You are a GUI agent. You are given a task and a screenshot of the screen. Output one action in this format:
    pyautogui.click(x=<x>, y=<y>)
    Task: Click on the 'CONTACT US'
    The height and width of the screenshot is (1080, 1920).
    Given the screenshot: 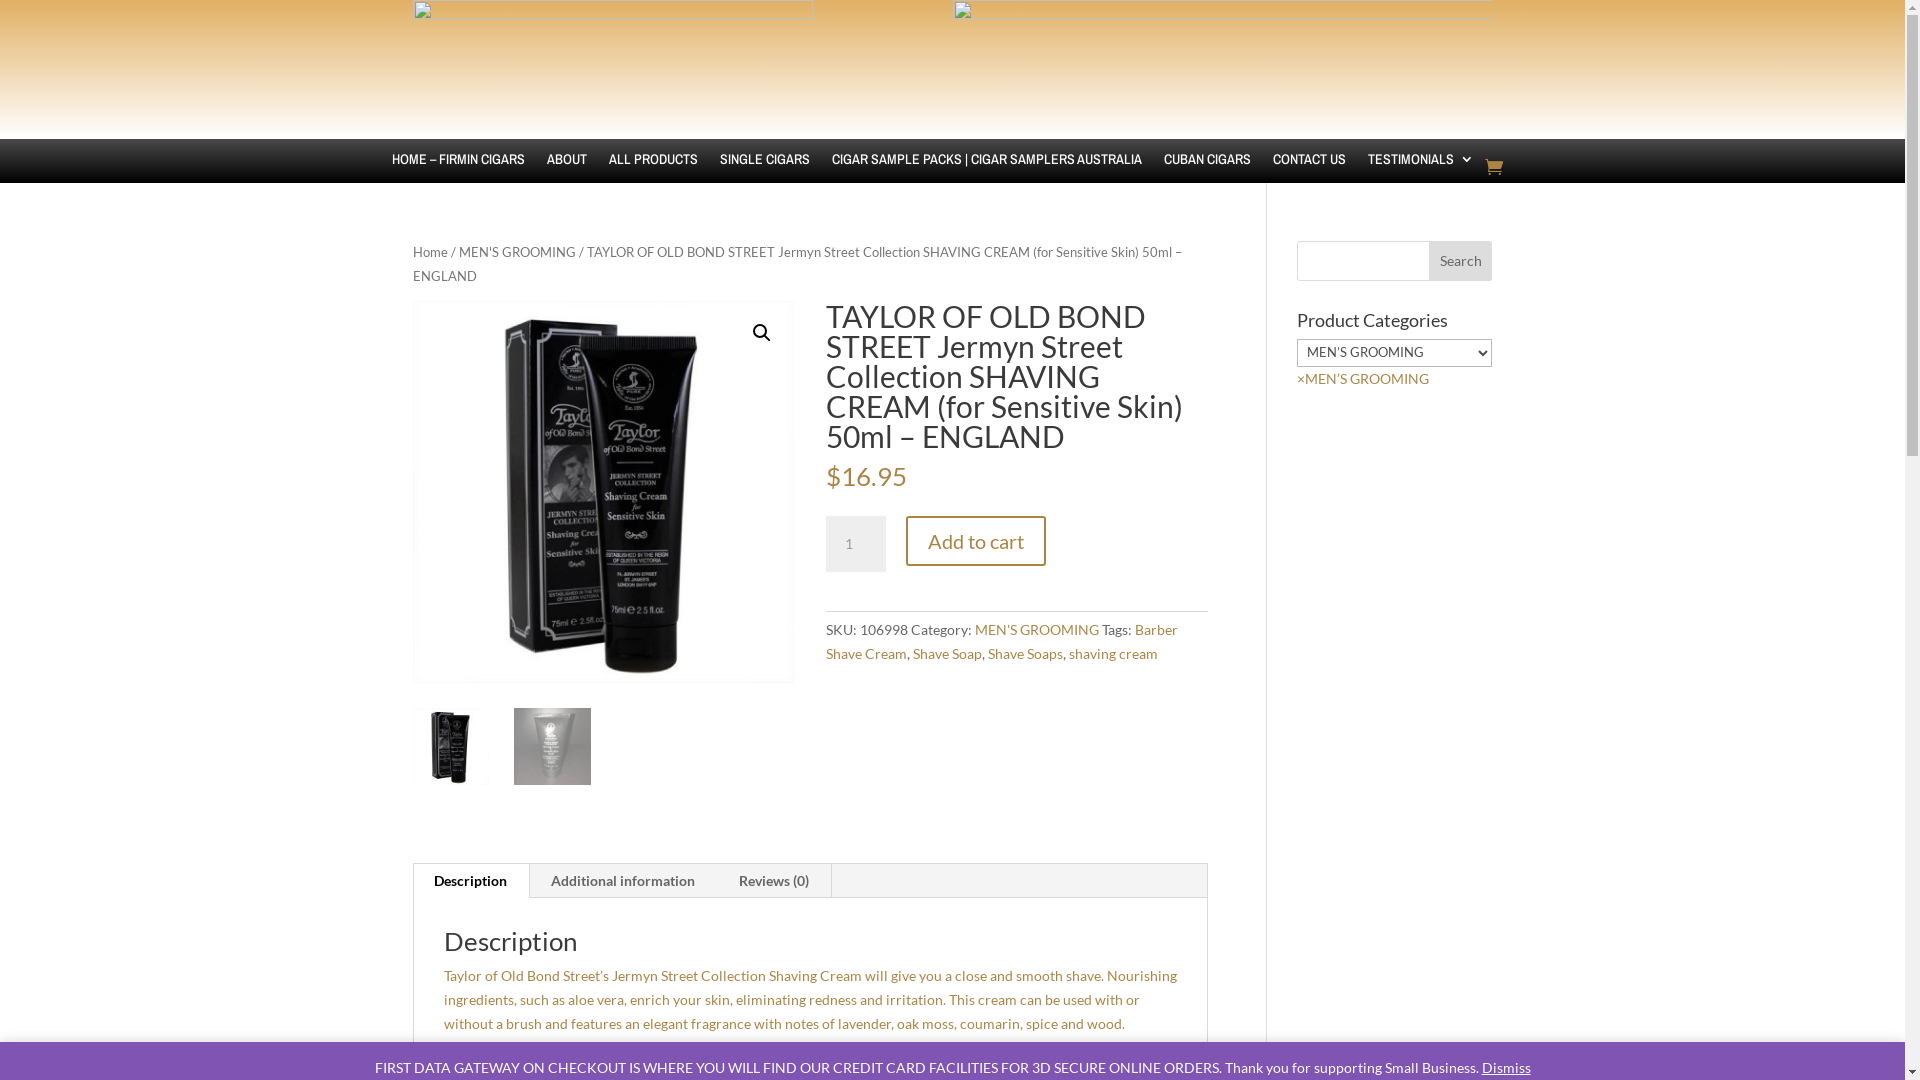 What is the action you would take?
    pyautogui.click(x=1308, y=172)
    